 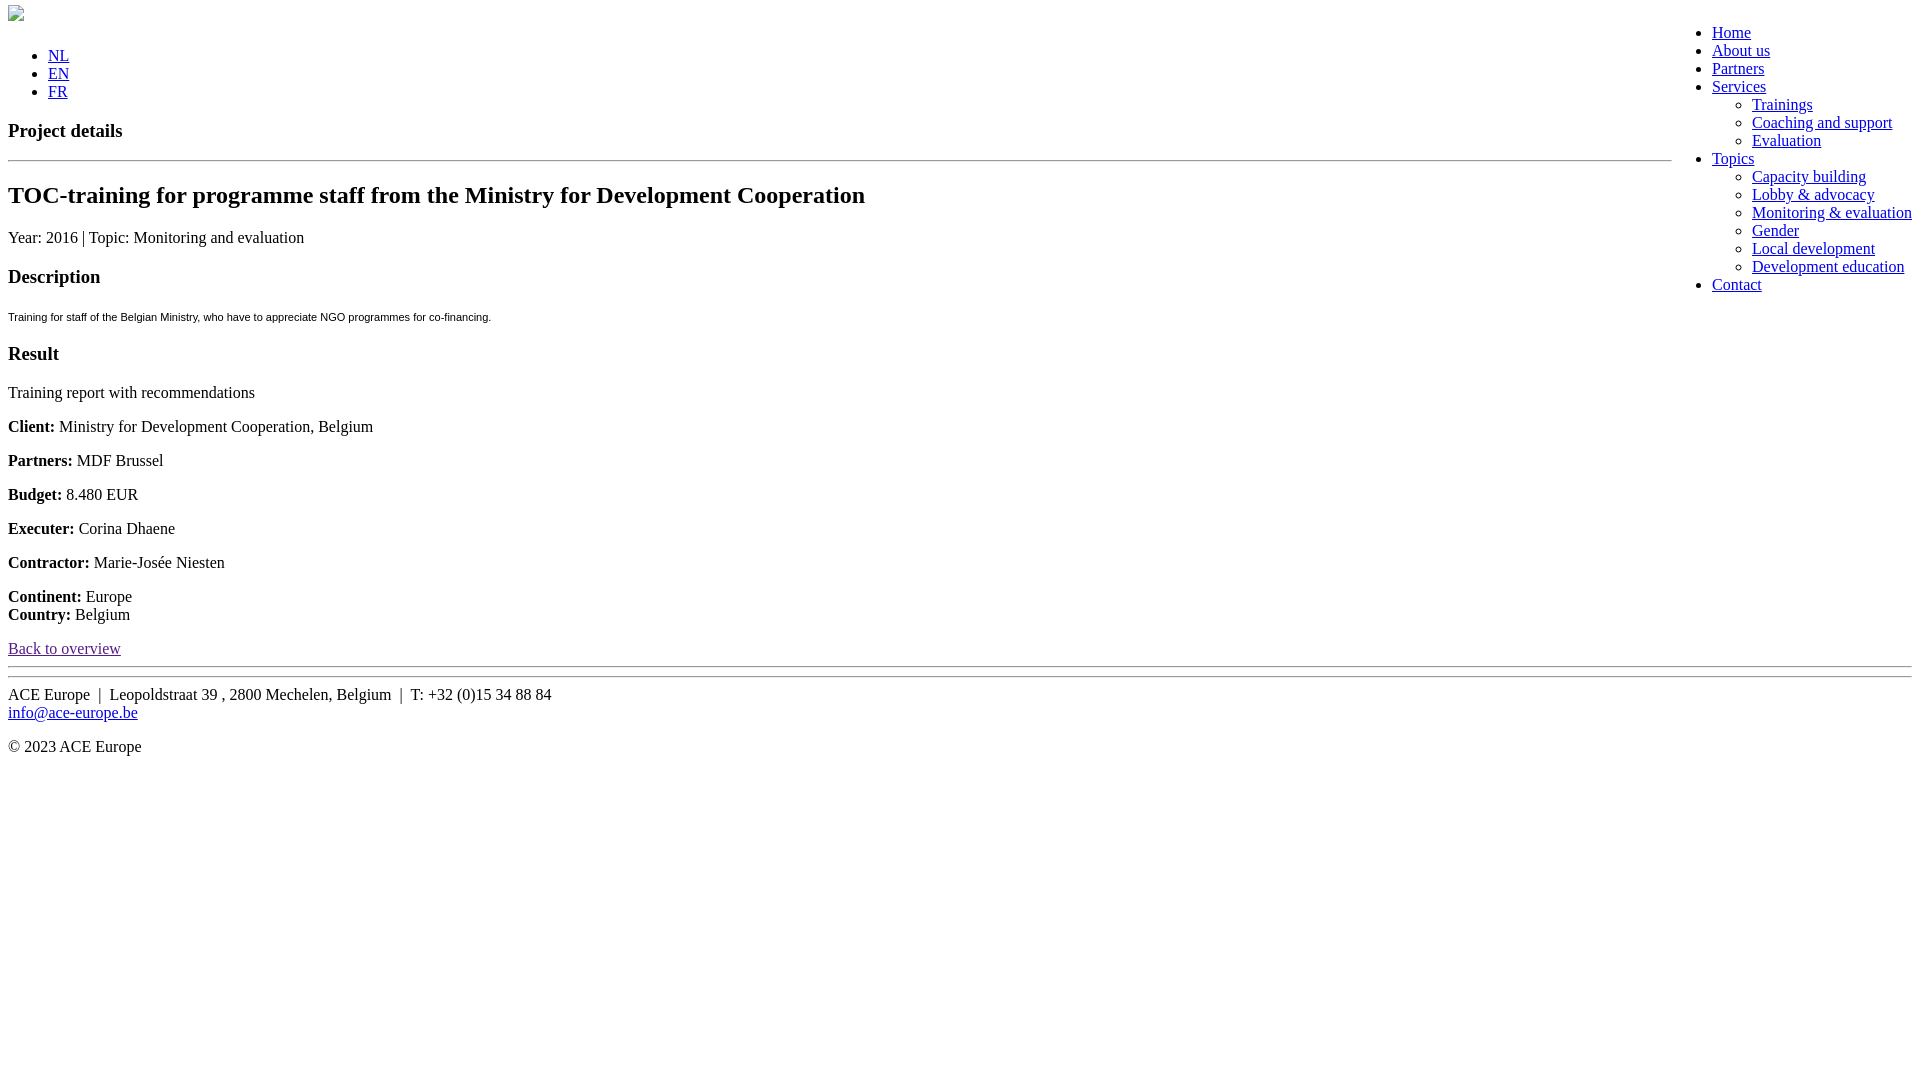 What do you see at coordinates (1822, 122) in the screenshot?
I see `'Coaching and support'` at bounding box center [1822, 122].